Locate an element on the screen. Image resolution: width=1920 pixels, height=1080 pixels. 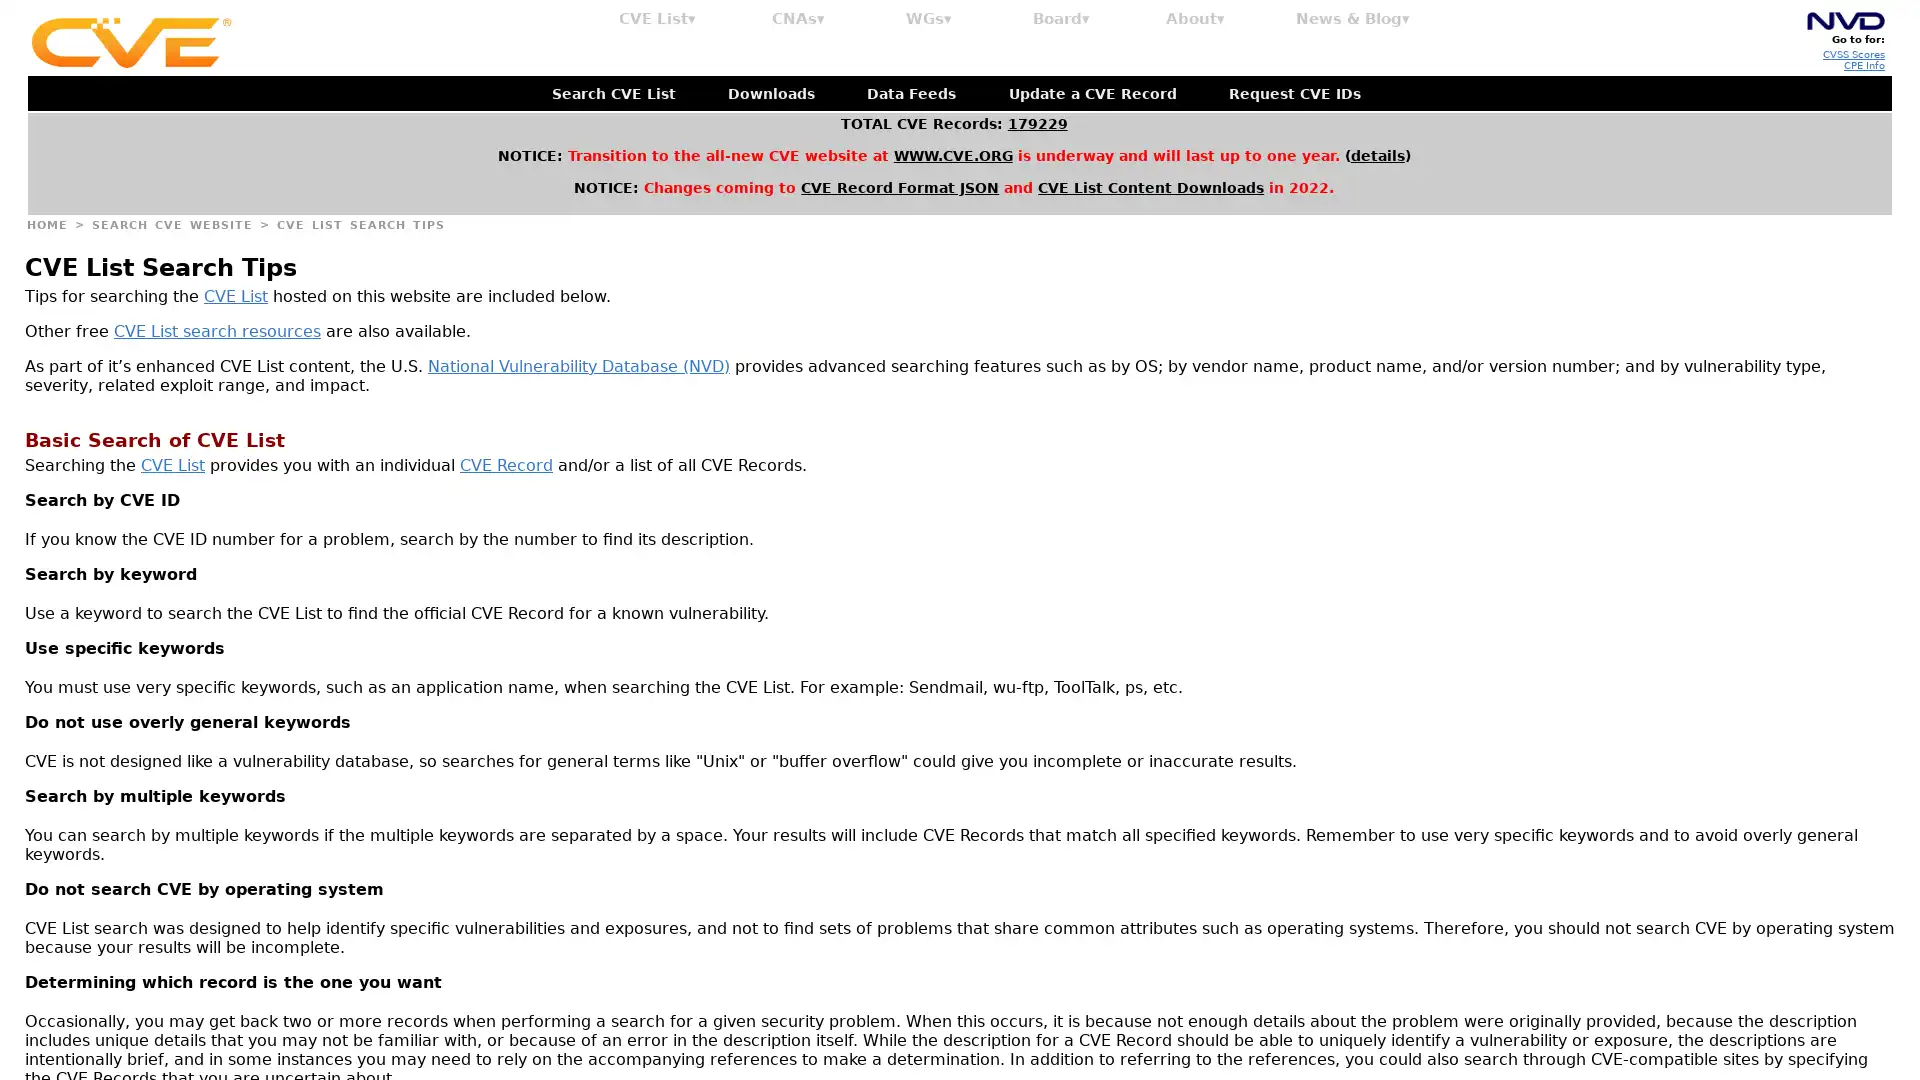
About is located at coordinates (1195, 19).